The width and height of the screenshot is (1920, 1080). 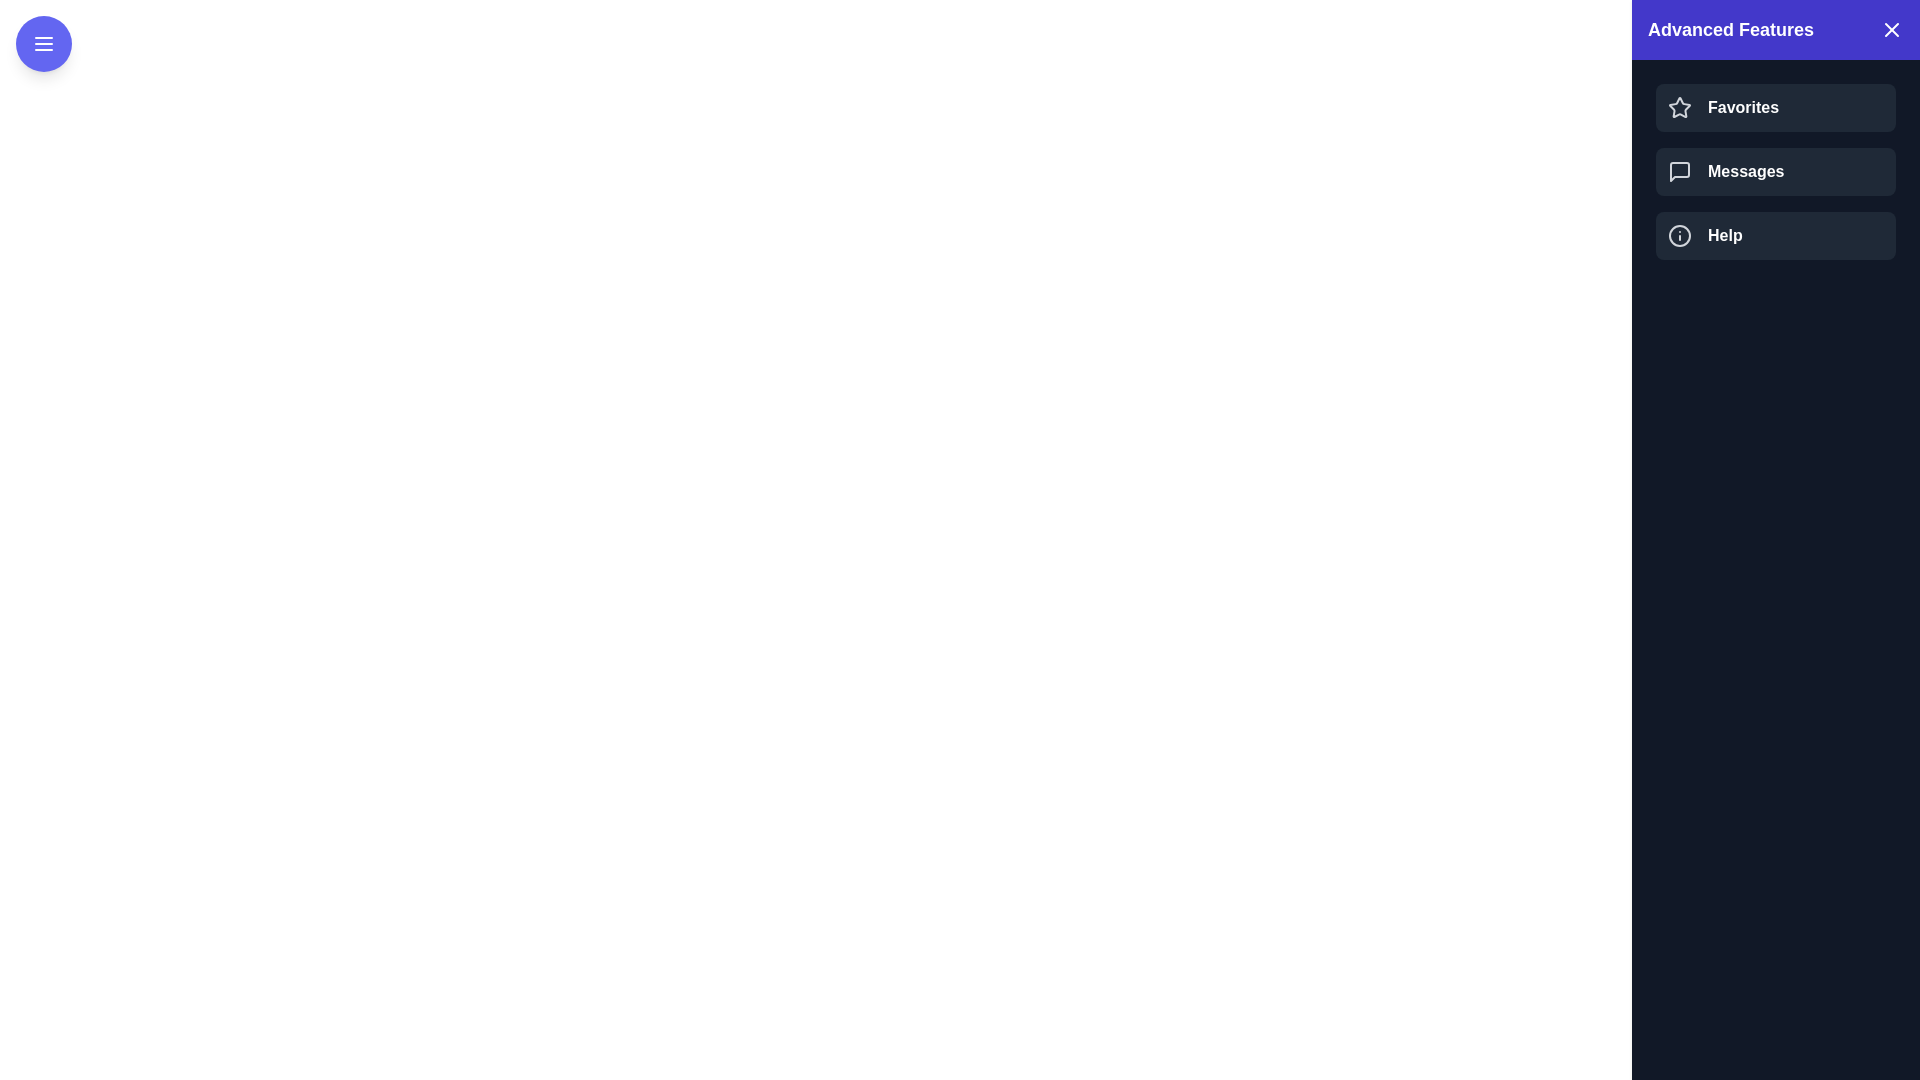 I want to click on the item Favorites in the drawer to highlight it, so click(x=1776, y=108).